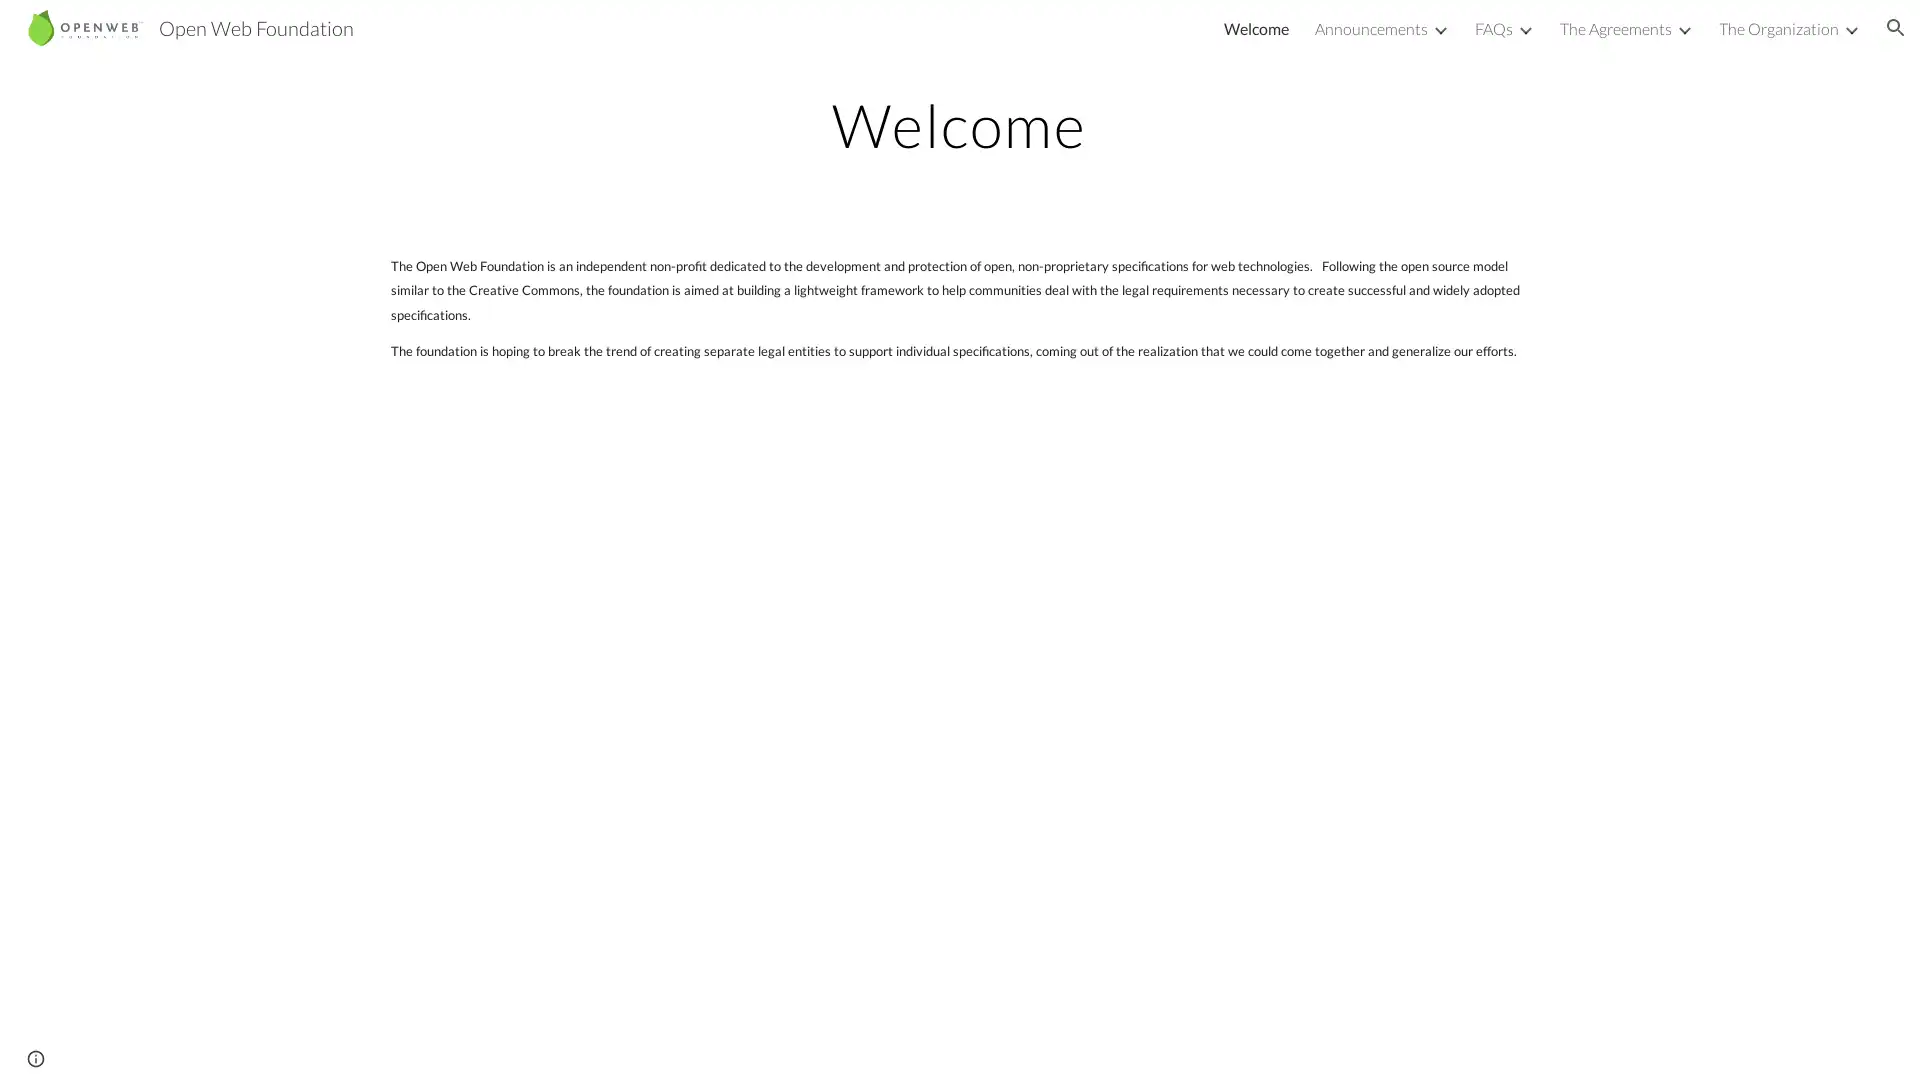  I want to click on Skip to navigation, so click(1139, 37).